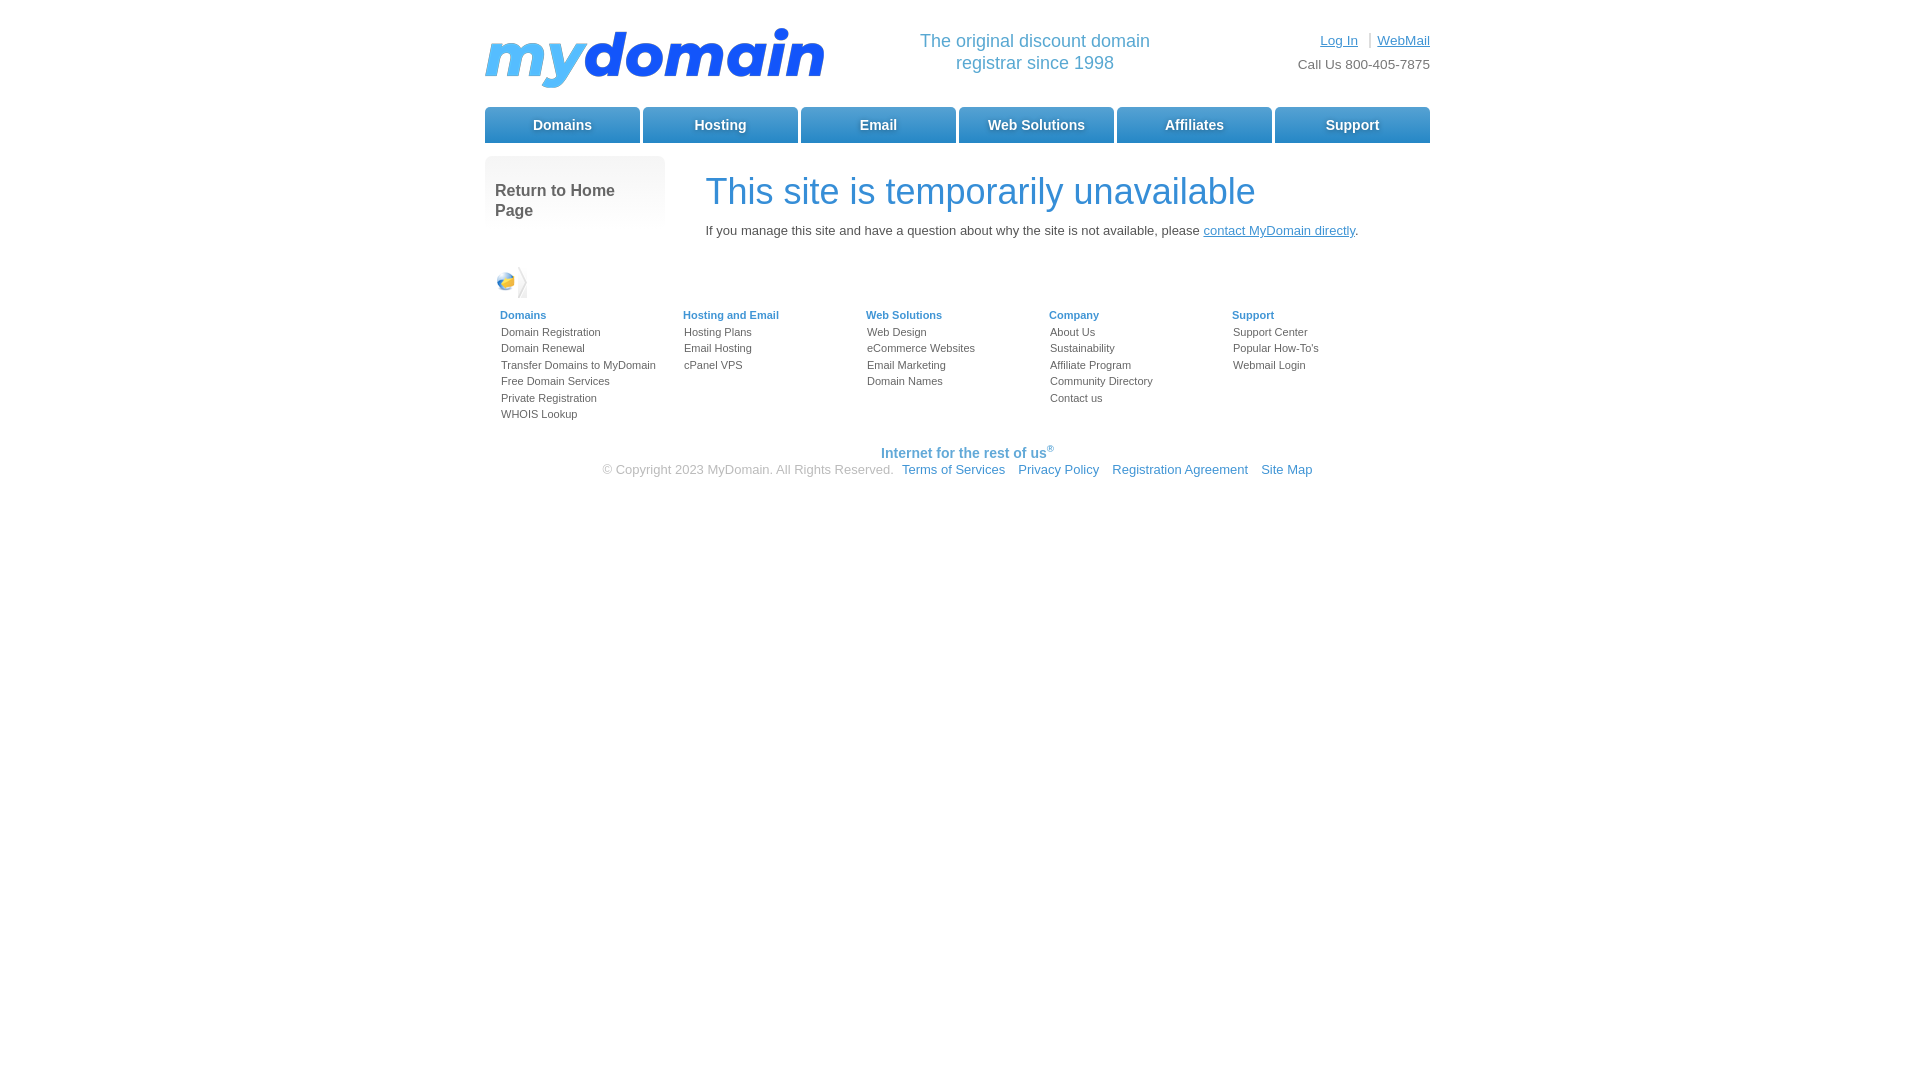 The height and width of the screenshot is (1080, 1920). Describe the element at coordinates (654, 60) in the screenshot. I see `'MyDomain'` at that location.